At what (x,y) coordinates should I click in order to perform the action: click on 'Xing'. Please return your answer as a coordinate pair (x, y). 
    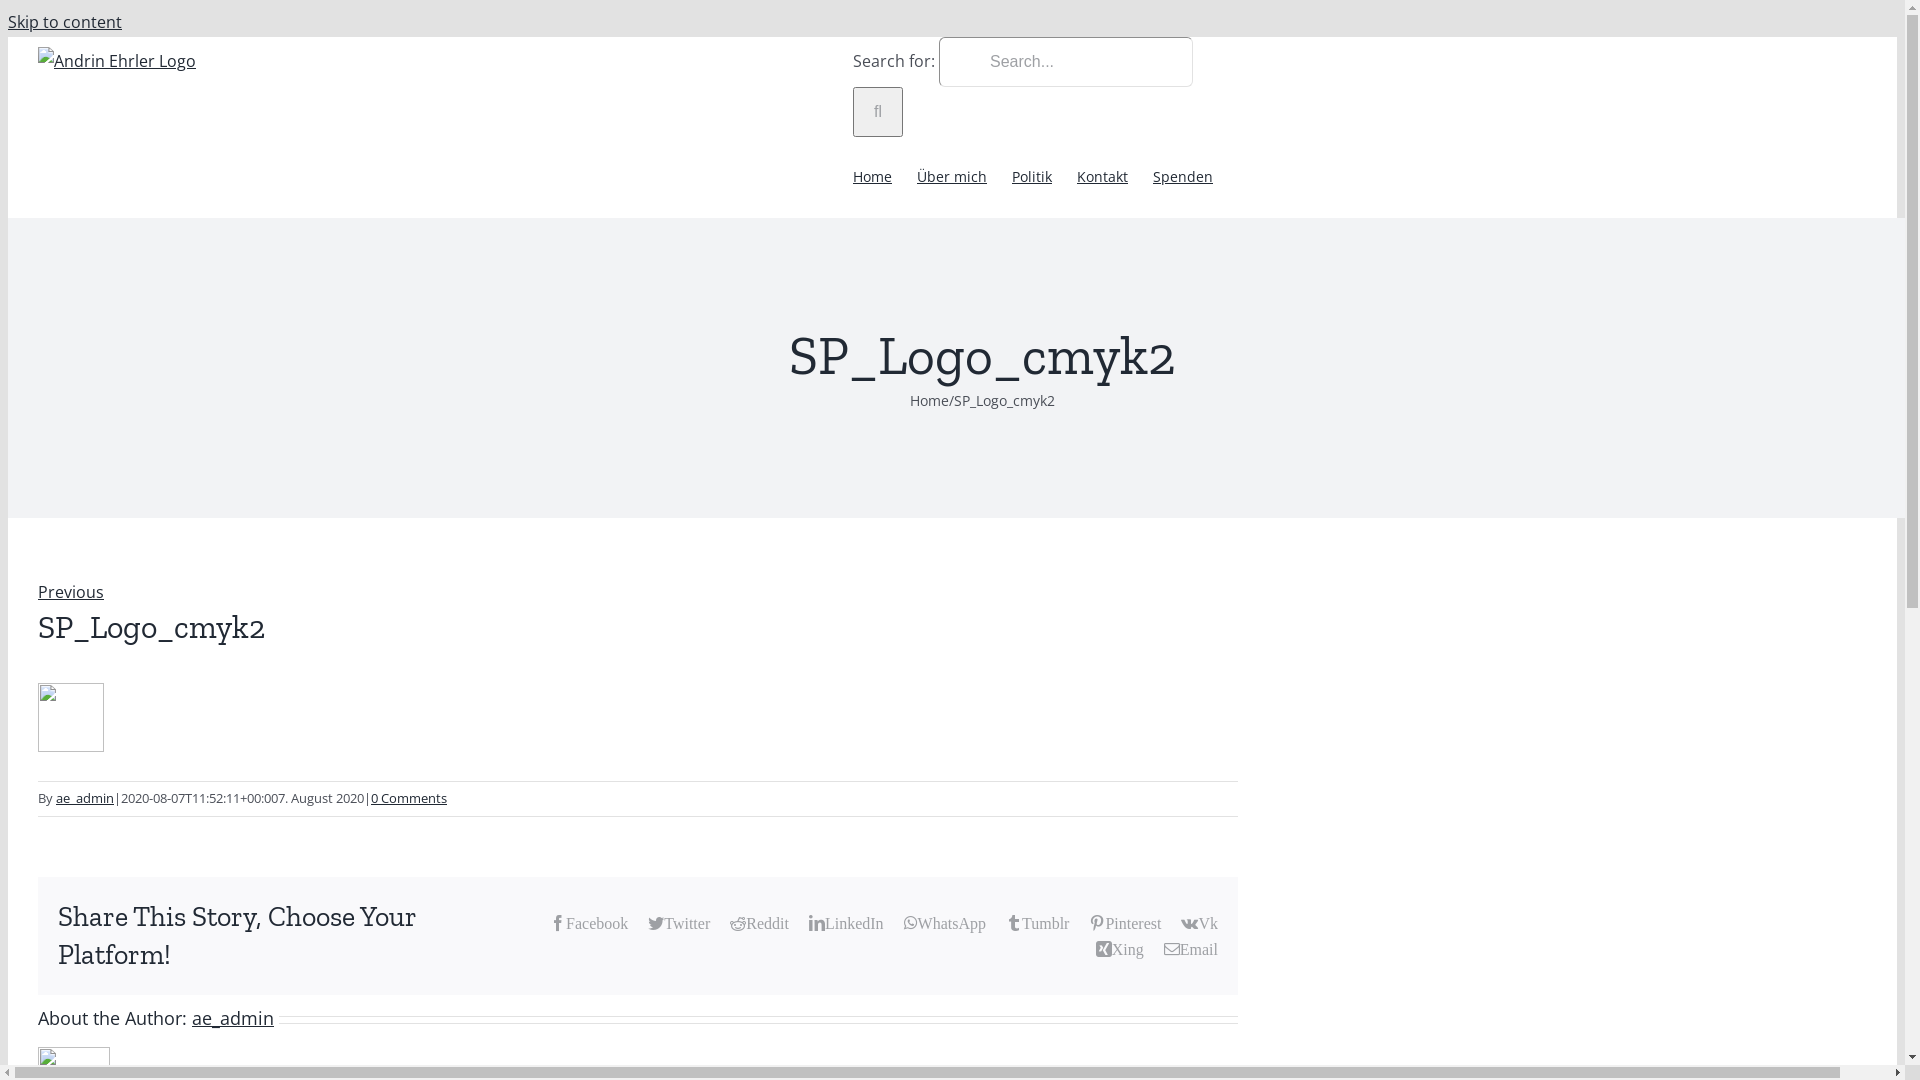
    Looking at the image, I should click on (1118, 947).